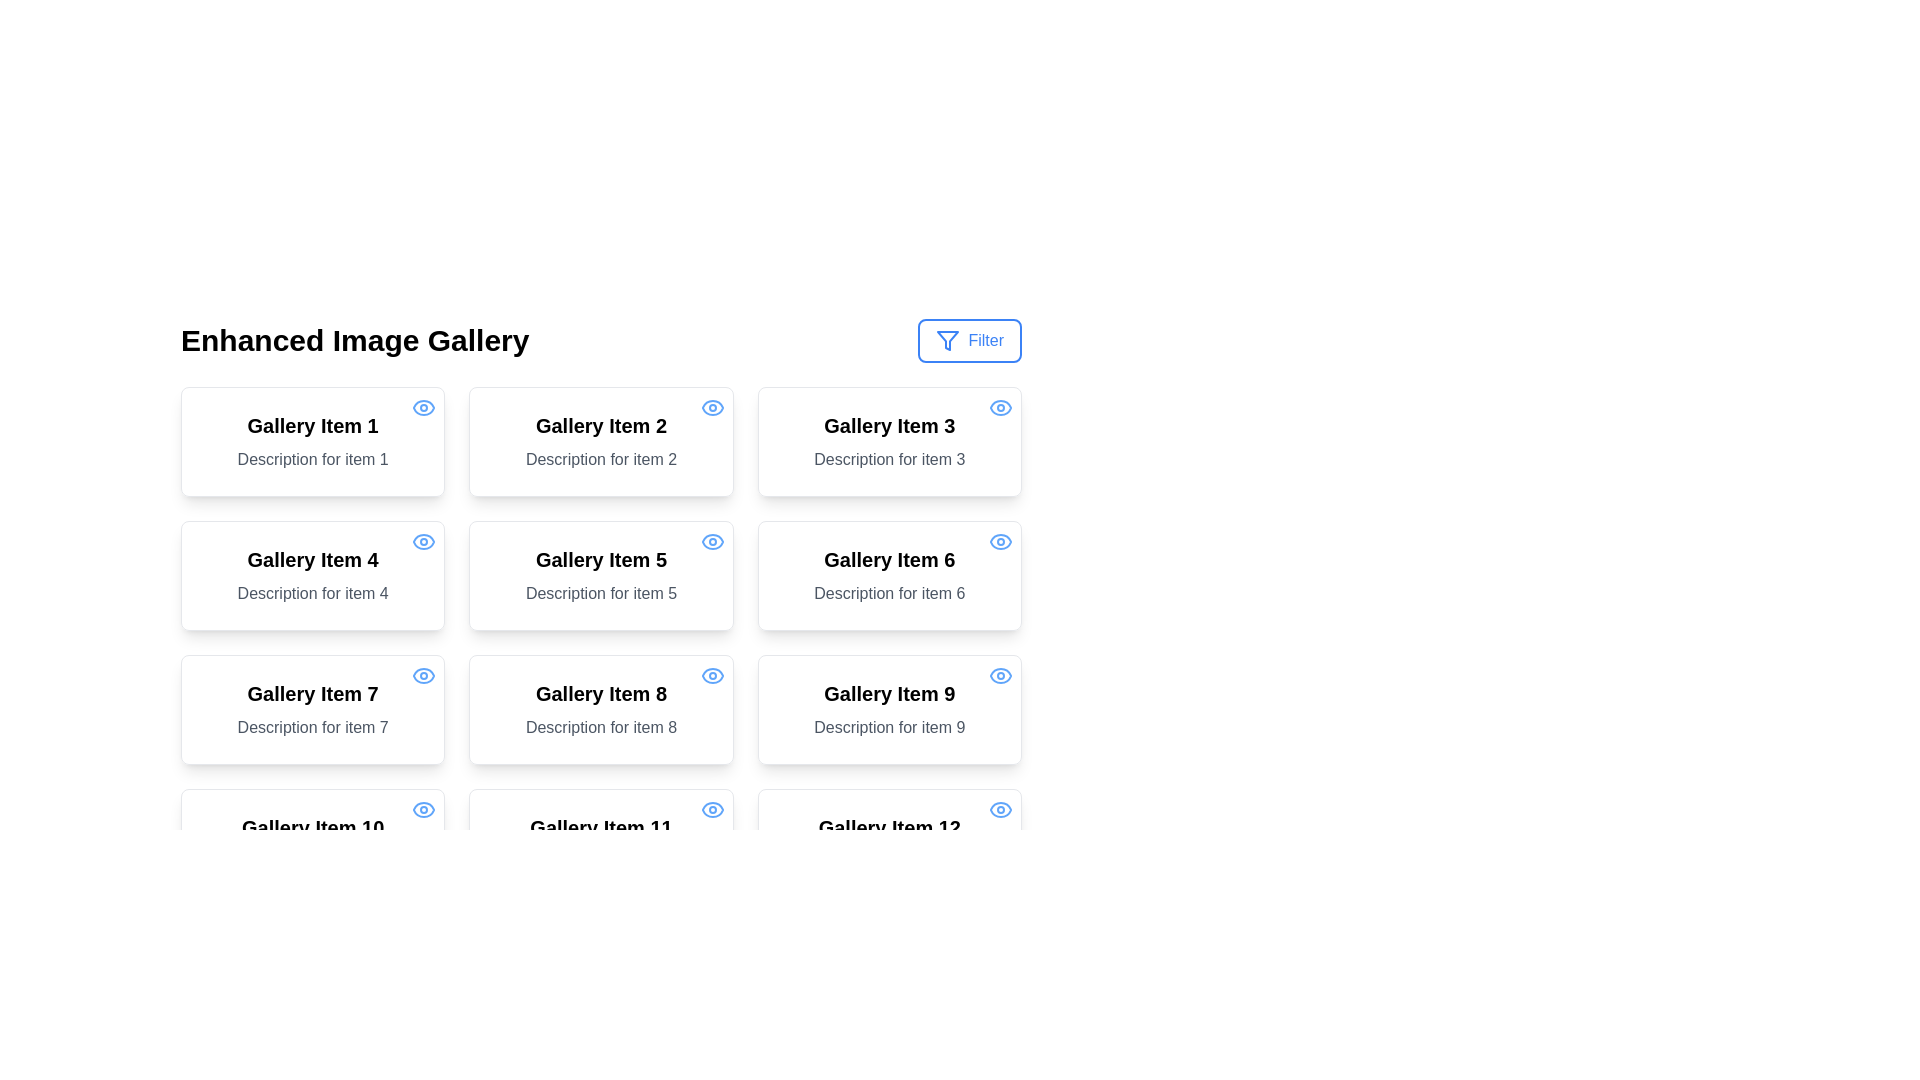 The height and width of the screenshot is (1080, 1920). Describe the element at coordinates (422, 675) in the screenshot. I see `the visibility settings icon located in the top-right corner of the card labeled 'Gallery Item 7'` at that location.